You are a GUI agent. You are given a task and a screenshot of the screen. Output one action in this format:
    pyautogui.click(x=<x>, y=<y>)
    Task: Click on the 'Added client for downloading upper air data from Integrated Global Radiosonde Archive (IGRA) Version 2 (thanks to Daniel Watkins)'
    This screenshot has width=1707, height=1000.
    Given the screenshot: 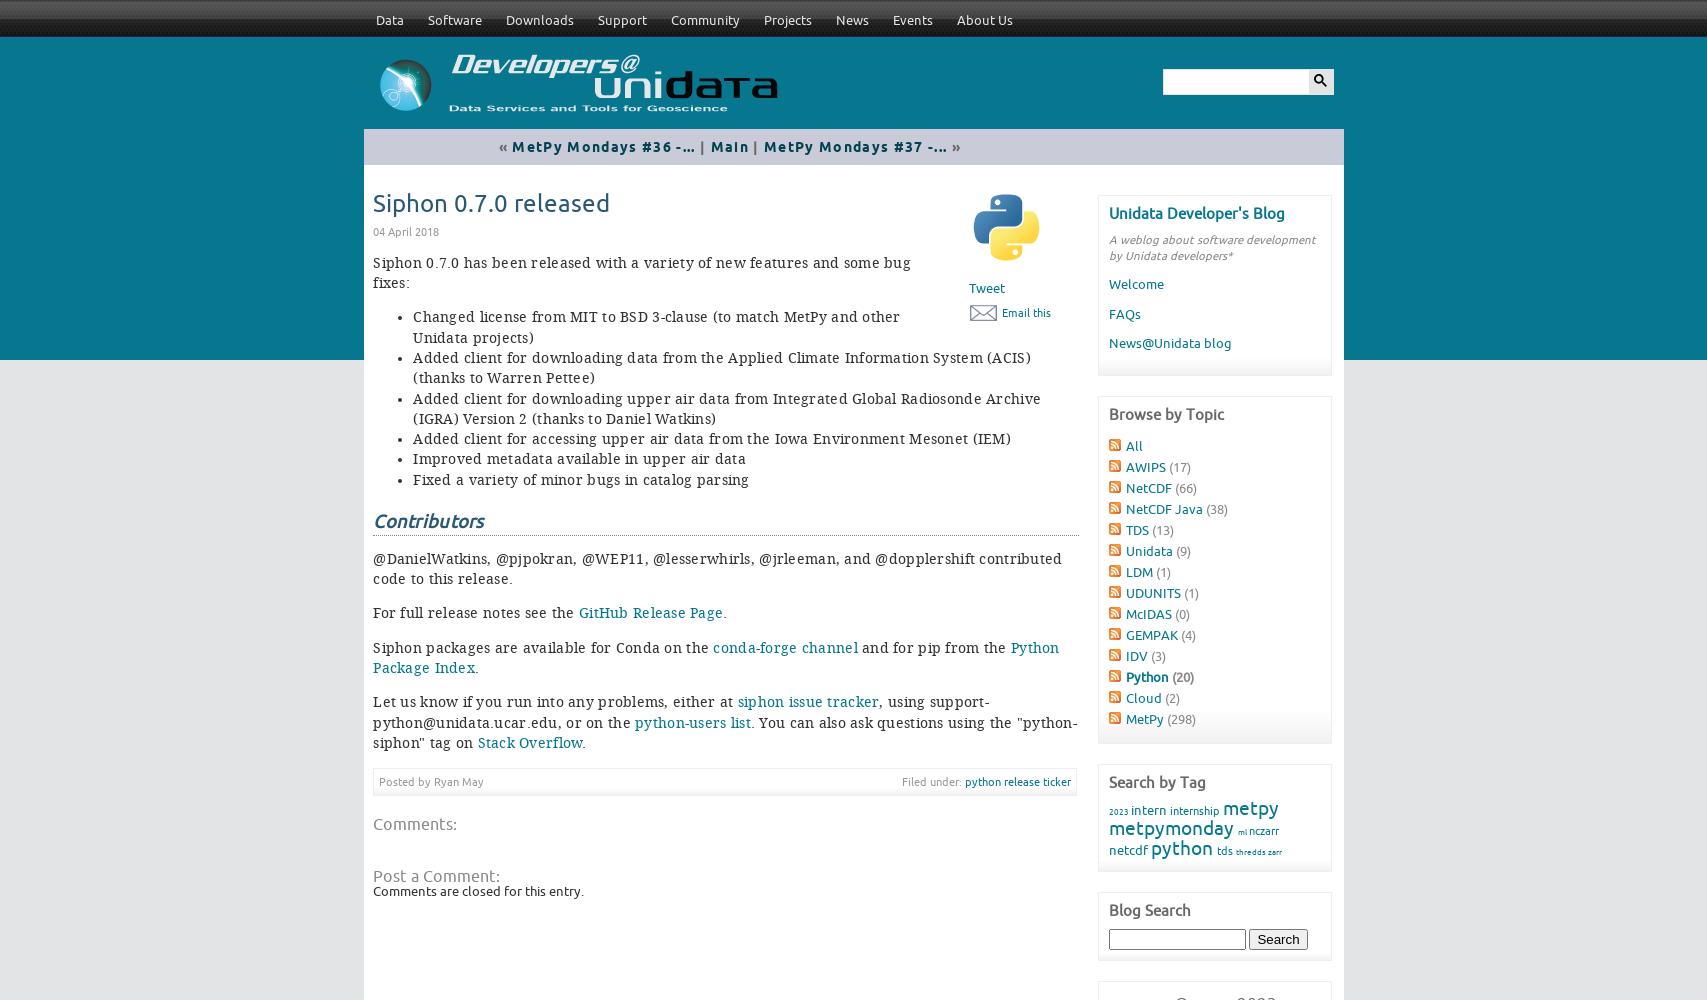 What is the action you would take?
    pyautogui.click(x=727, y=408)
    